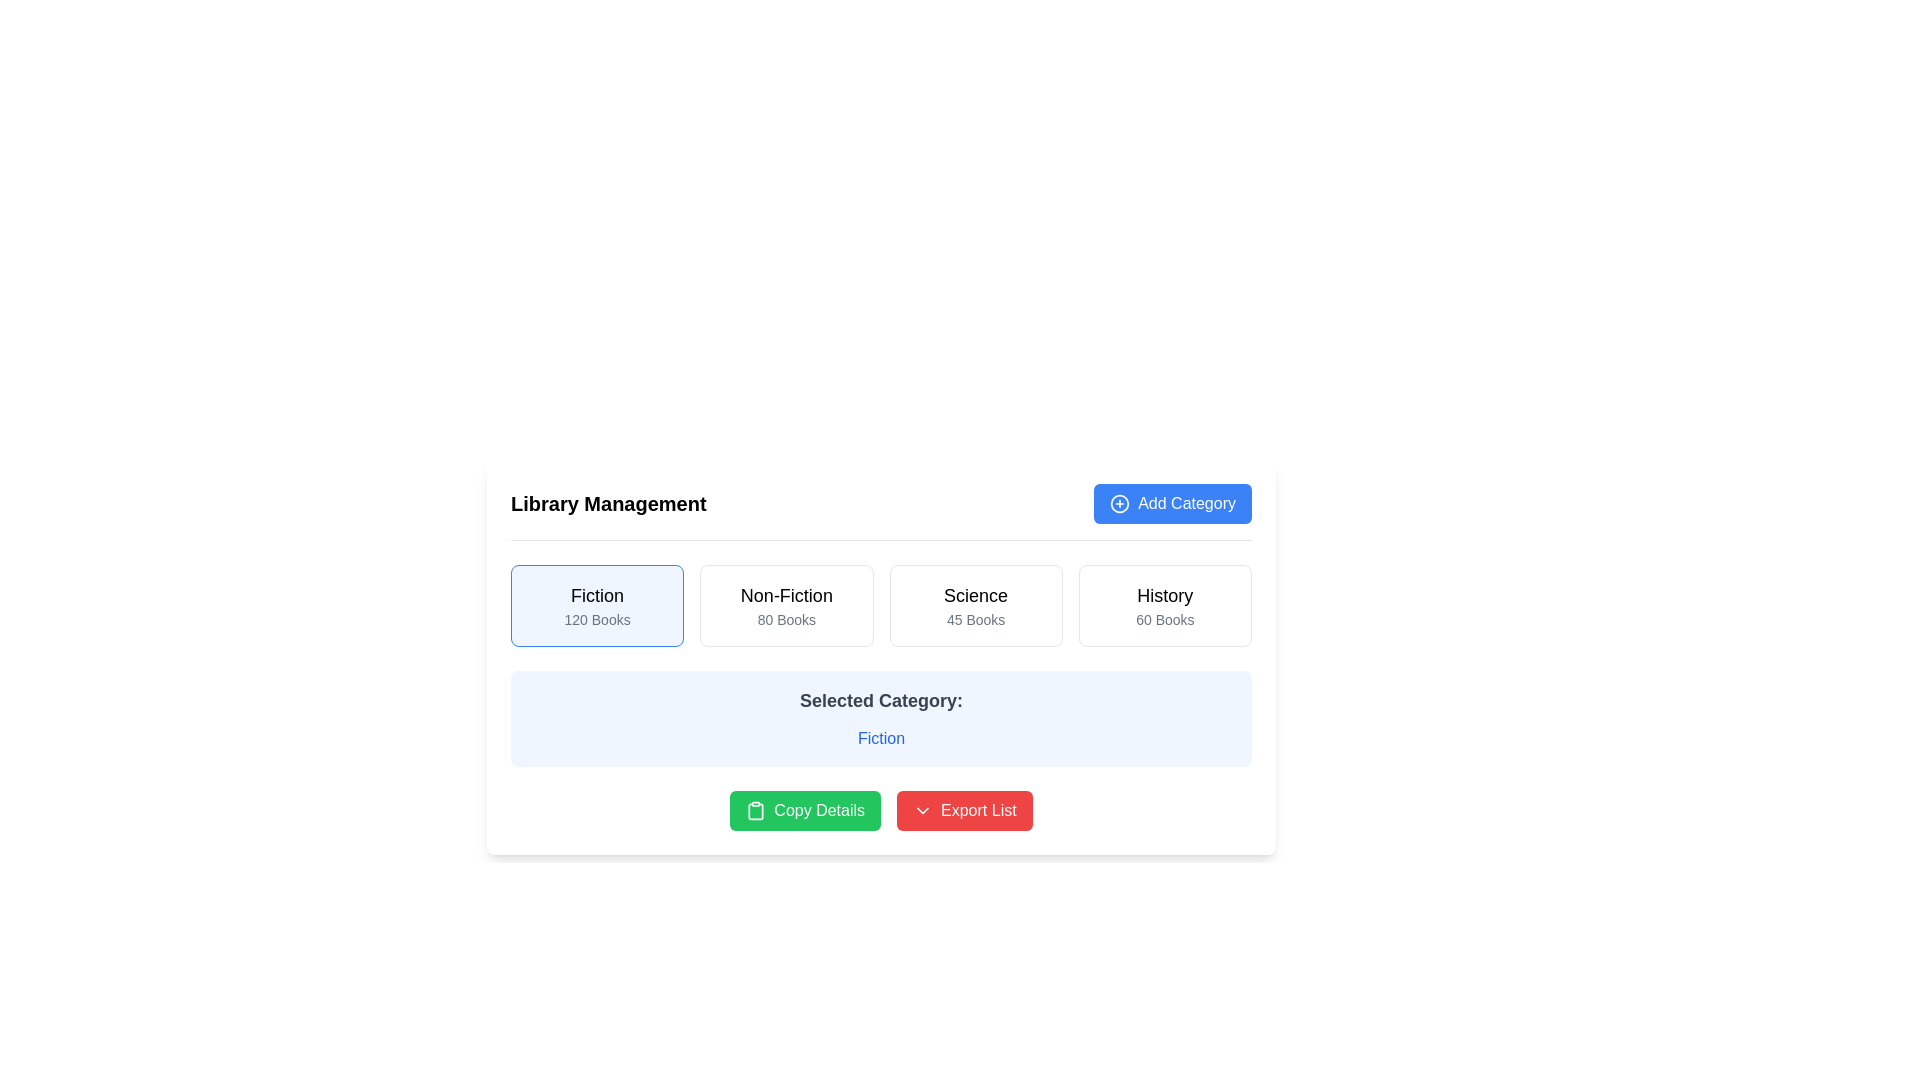  I want to click on the 'Export List' text label within the red button, so click(978, 810).